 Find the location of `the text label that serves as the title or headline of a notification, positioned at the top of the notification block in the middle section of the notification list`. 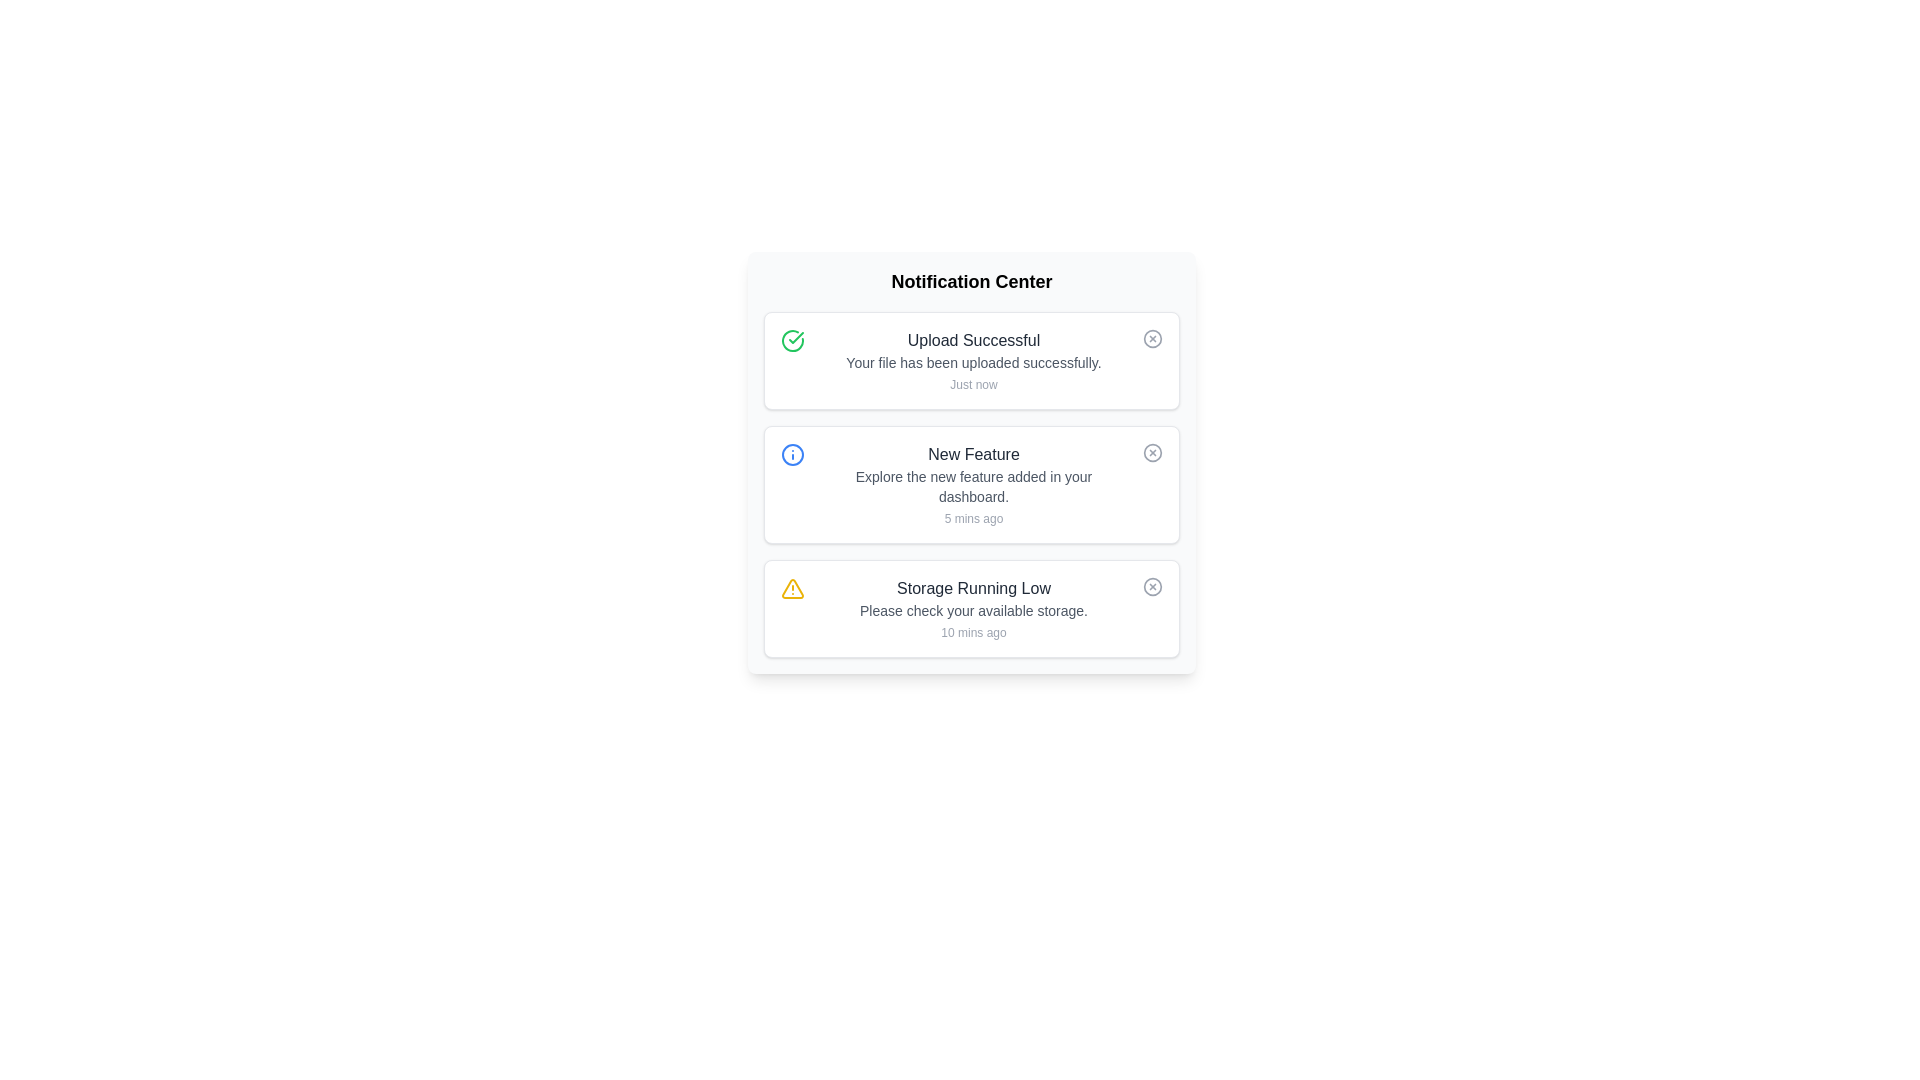

the text label that serves as the title or headline of a notification, positioned at the top of the notification block in the middle section of the notification list is located at coordinates (974, 455).